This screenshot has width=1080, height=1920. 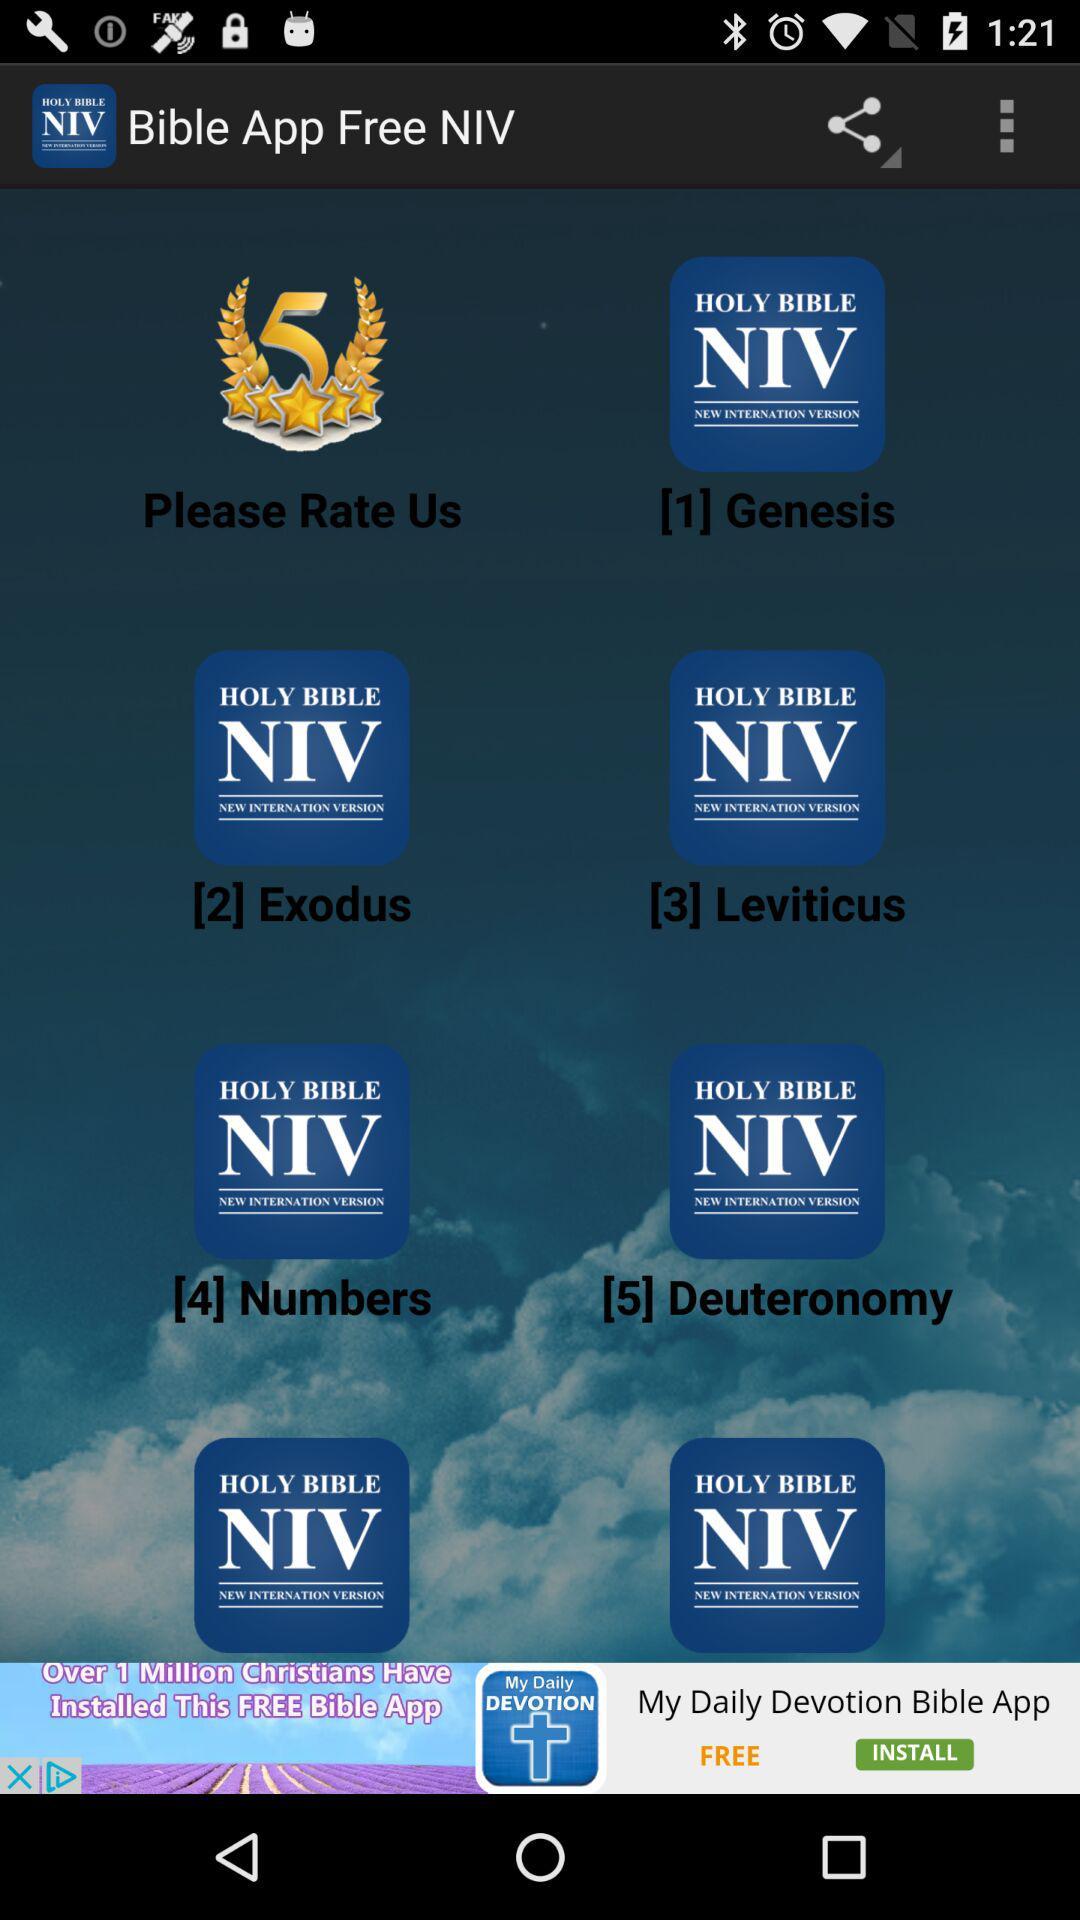 I want to click on advertisement, so click(x=540, y=1727).